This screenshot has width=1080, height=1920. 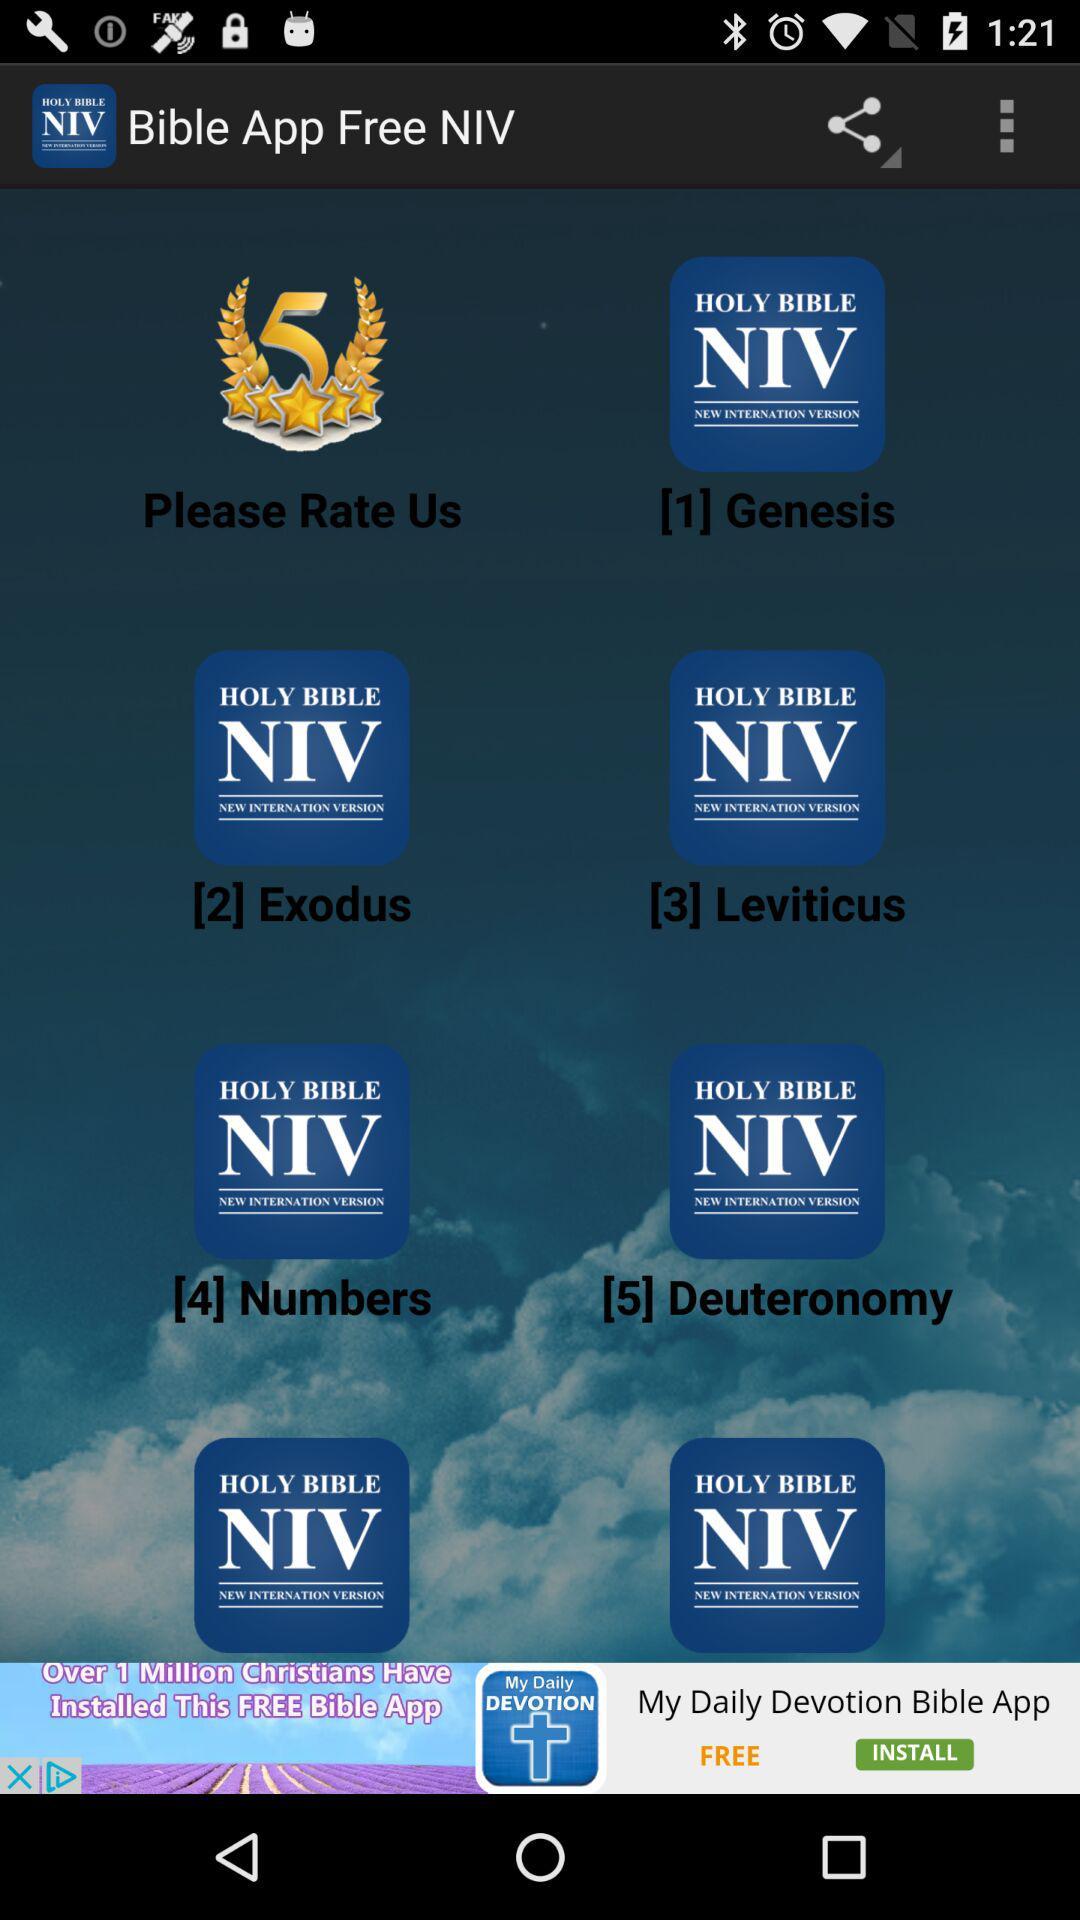 I want to click on advertisement, so click(x=540, y=1727).